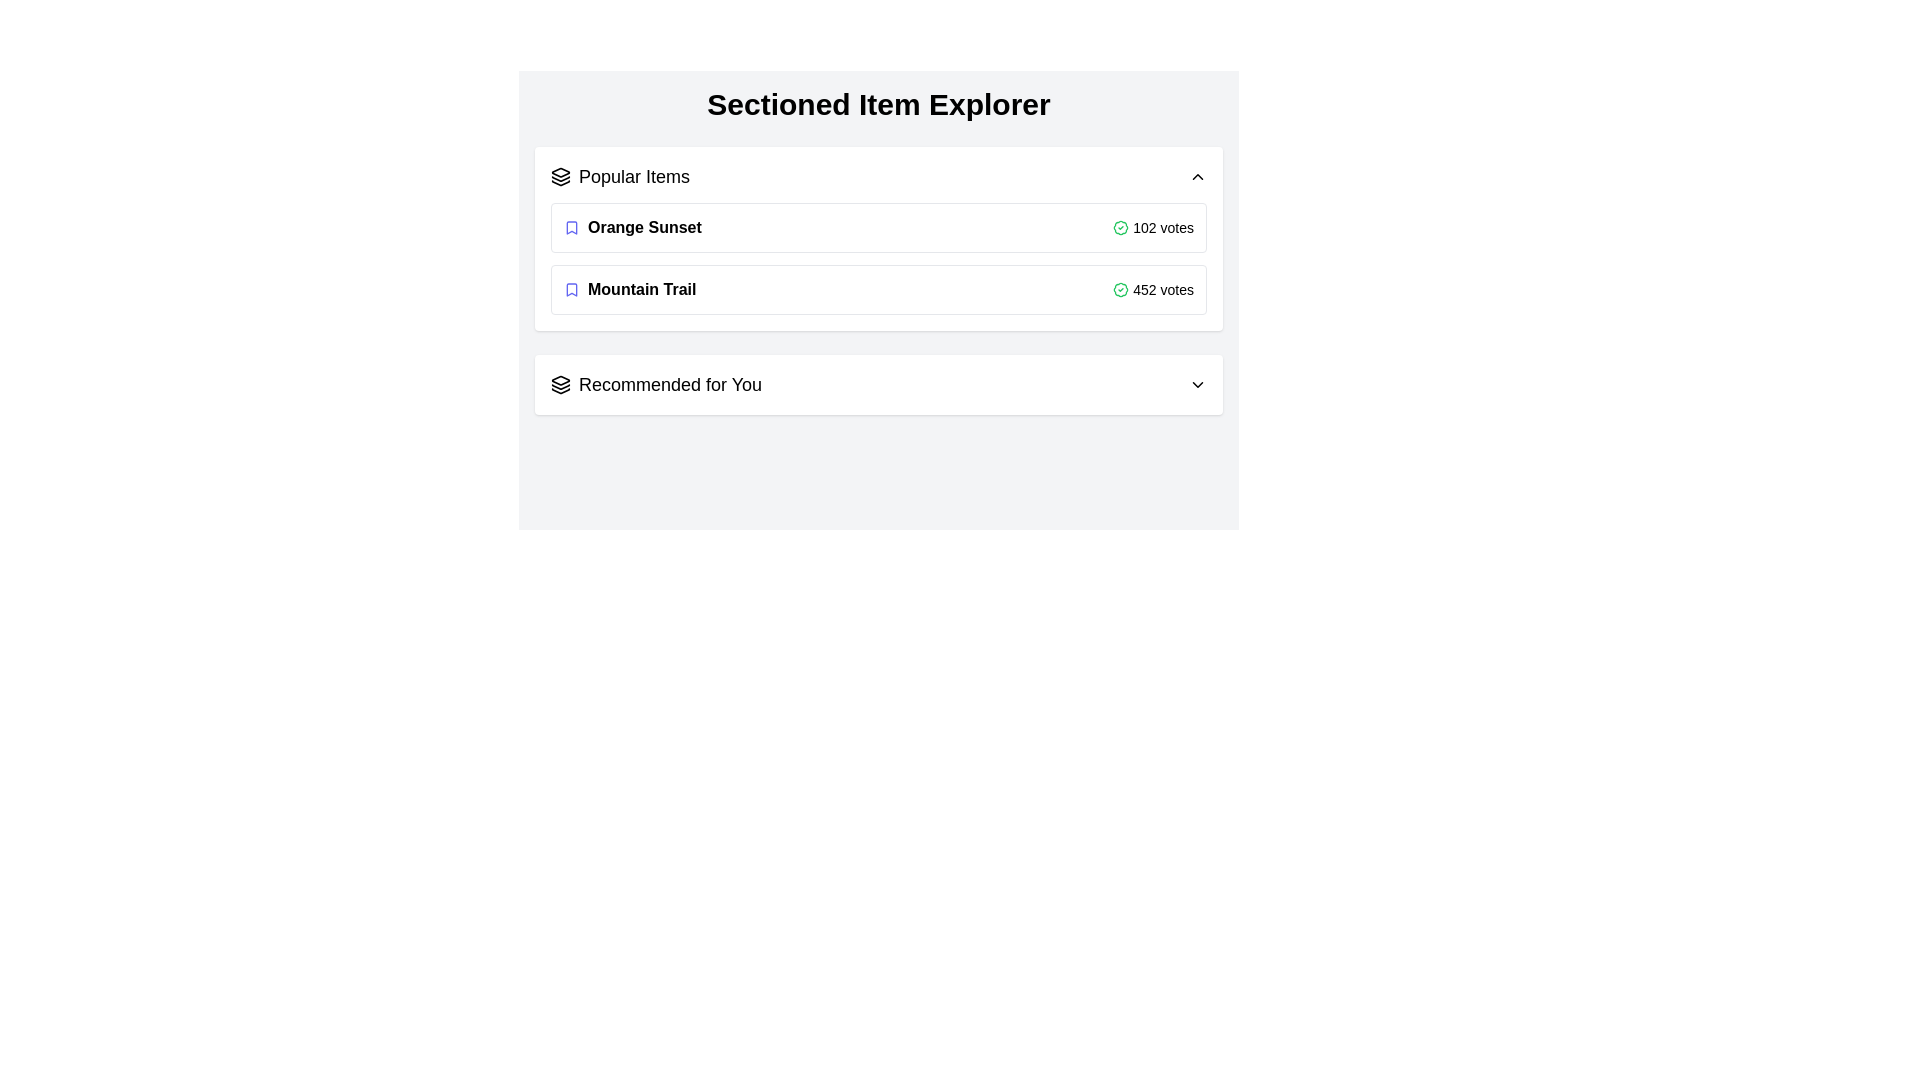 The height and width of the screenshot is (1080, 1920). I want to click on the verification badge icon located to the left of the text '102 votes' in the 'Orange Sunset' item row within the 'Popular Items' section, so click(1121, 226).